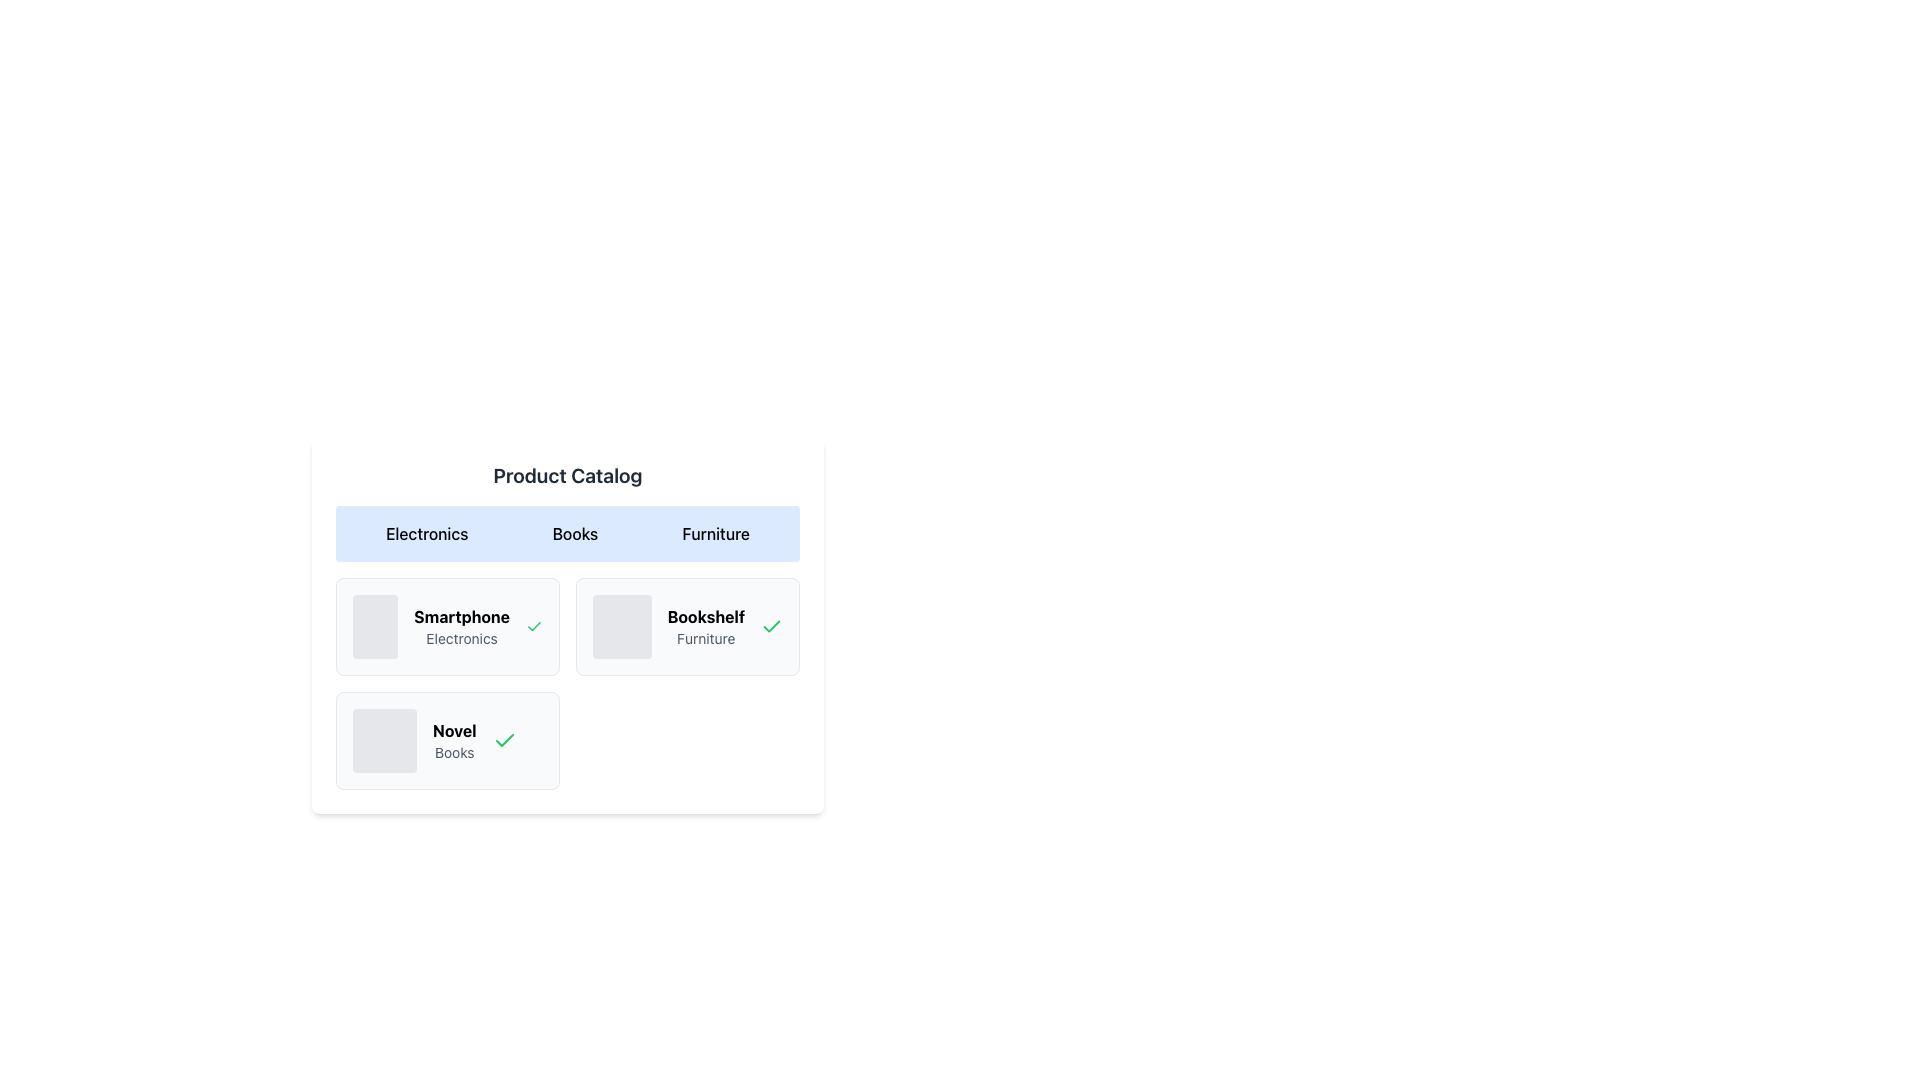 The width and height of the screenshot is (1920, 1080). What do you see at coordinates (687, 626) in the screenshot?
I see `the 'Bookshelf' product card in the top row of the grid layout, which is the second card from the left` at bounding box center [687, 626].